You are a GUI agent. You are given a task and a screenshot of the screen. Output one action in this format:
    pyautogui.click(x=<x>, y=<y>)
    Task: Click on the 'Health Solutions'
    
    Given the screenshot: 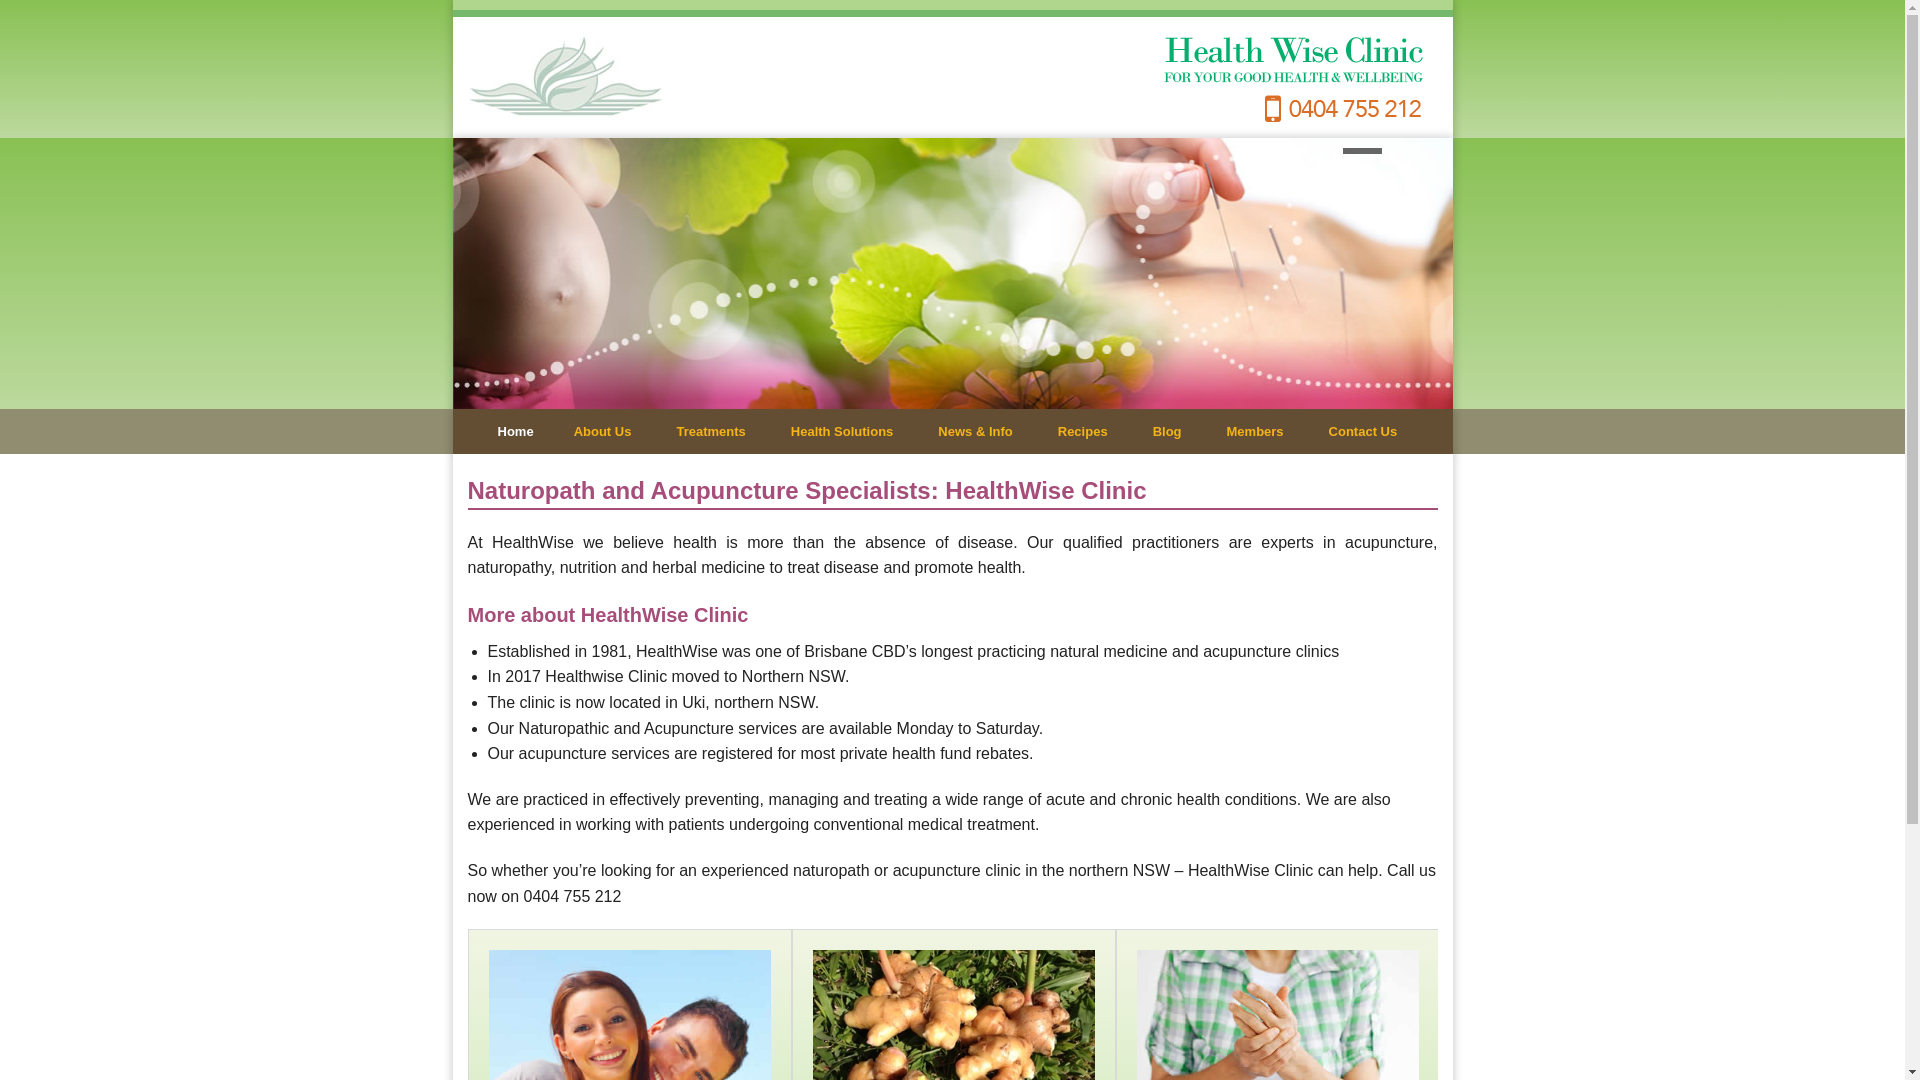 What is the action you would take?
    pyautogui.click(x=775, y=430)
    